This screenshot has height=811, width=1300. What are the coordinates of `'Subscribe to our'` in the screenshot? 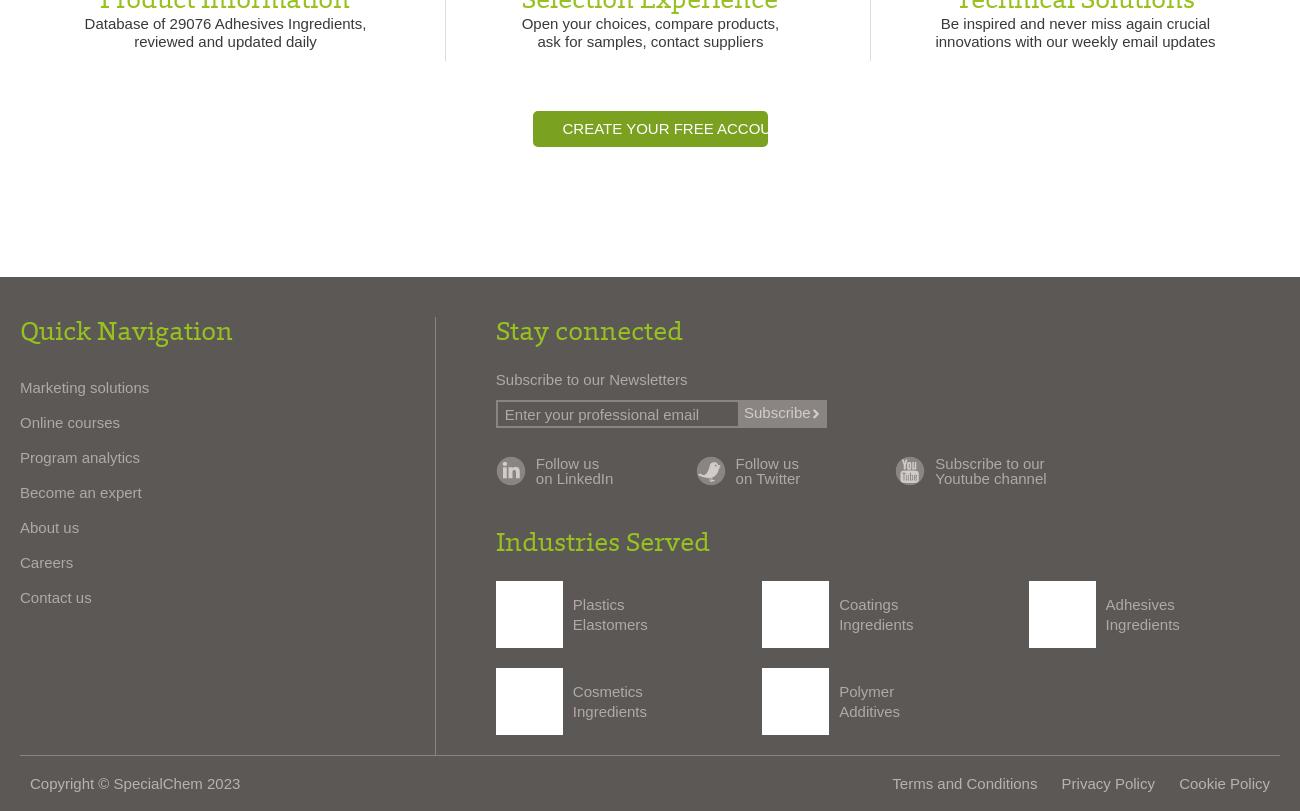 It's located at (988, 461).